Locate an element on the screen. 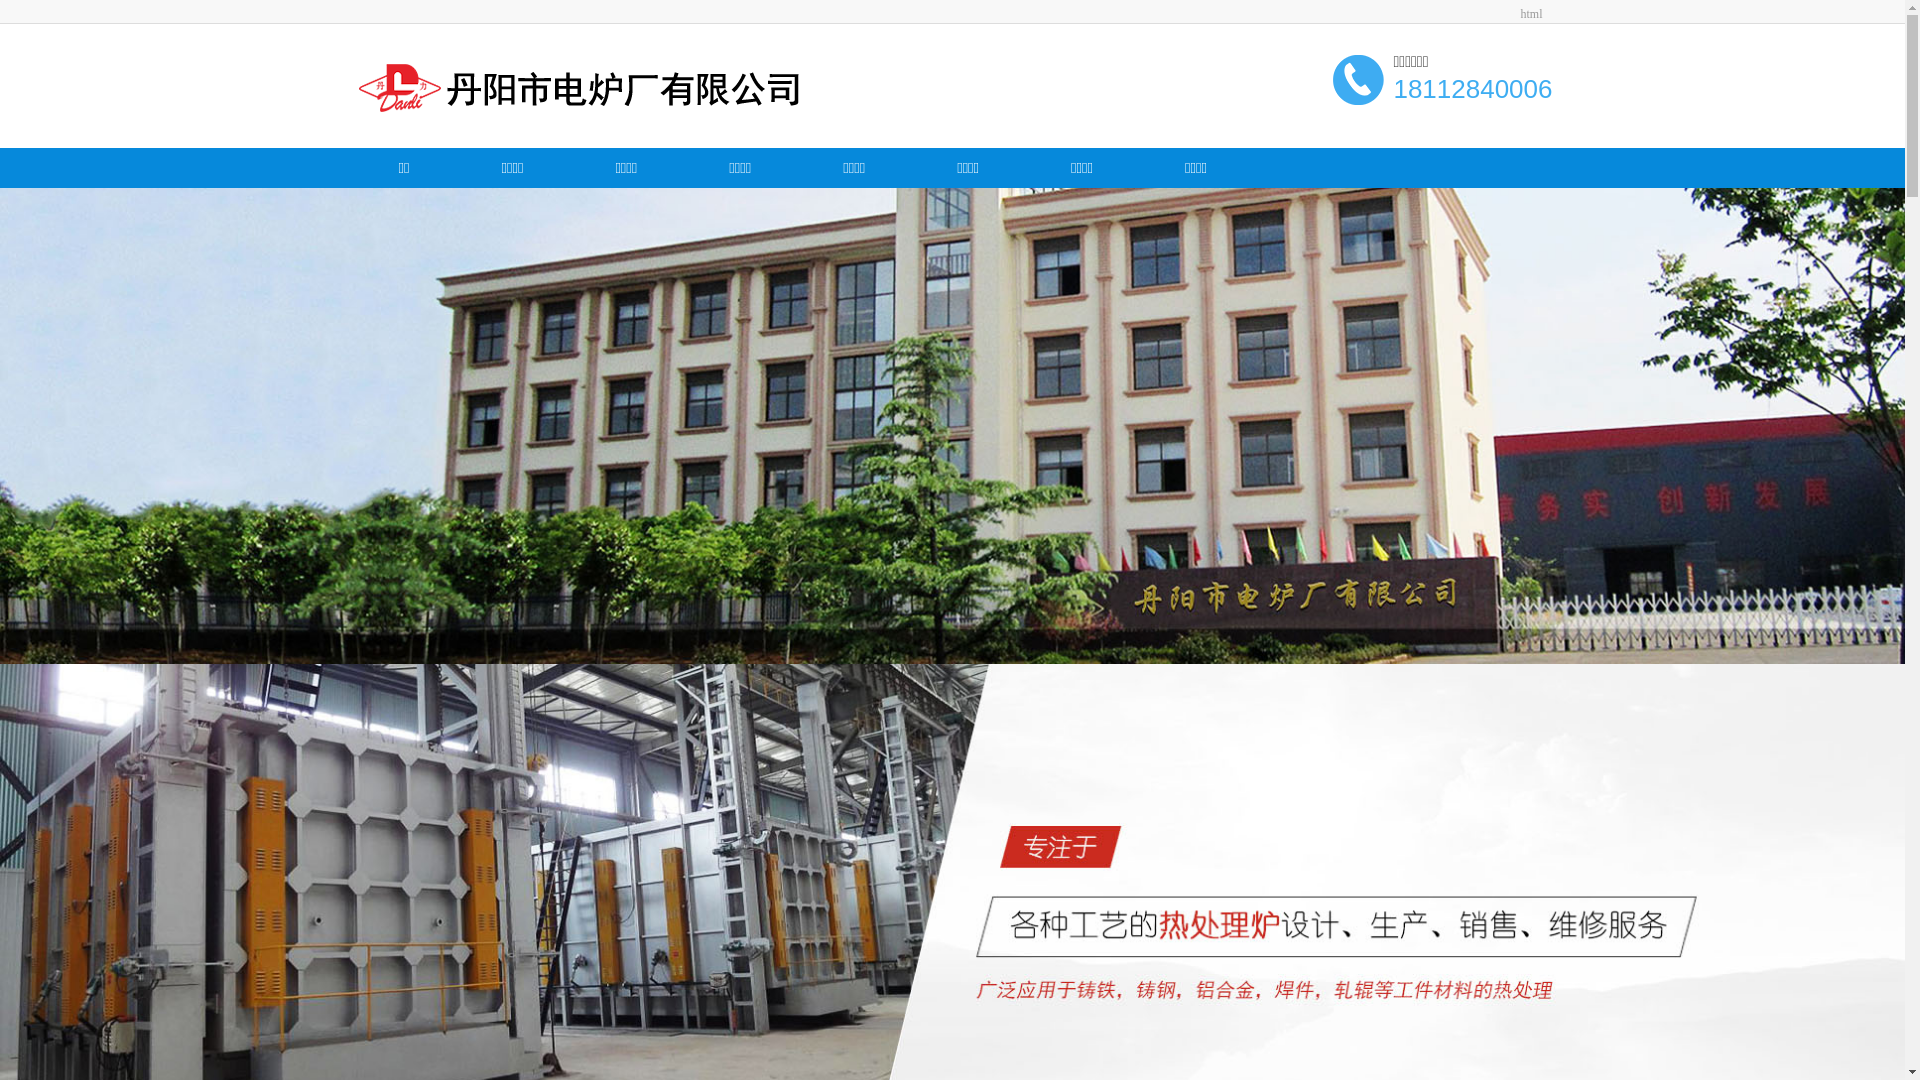  'html' is located at coordinates (1530, 14).